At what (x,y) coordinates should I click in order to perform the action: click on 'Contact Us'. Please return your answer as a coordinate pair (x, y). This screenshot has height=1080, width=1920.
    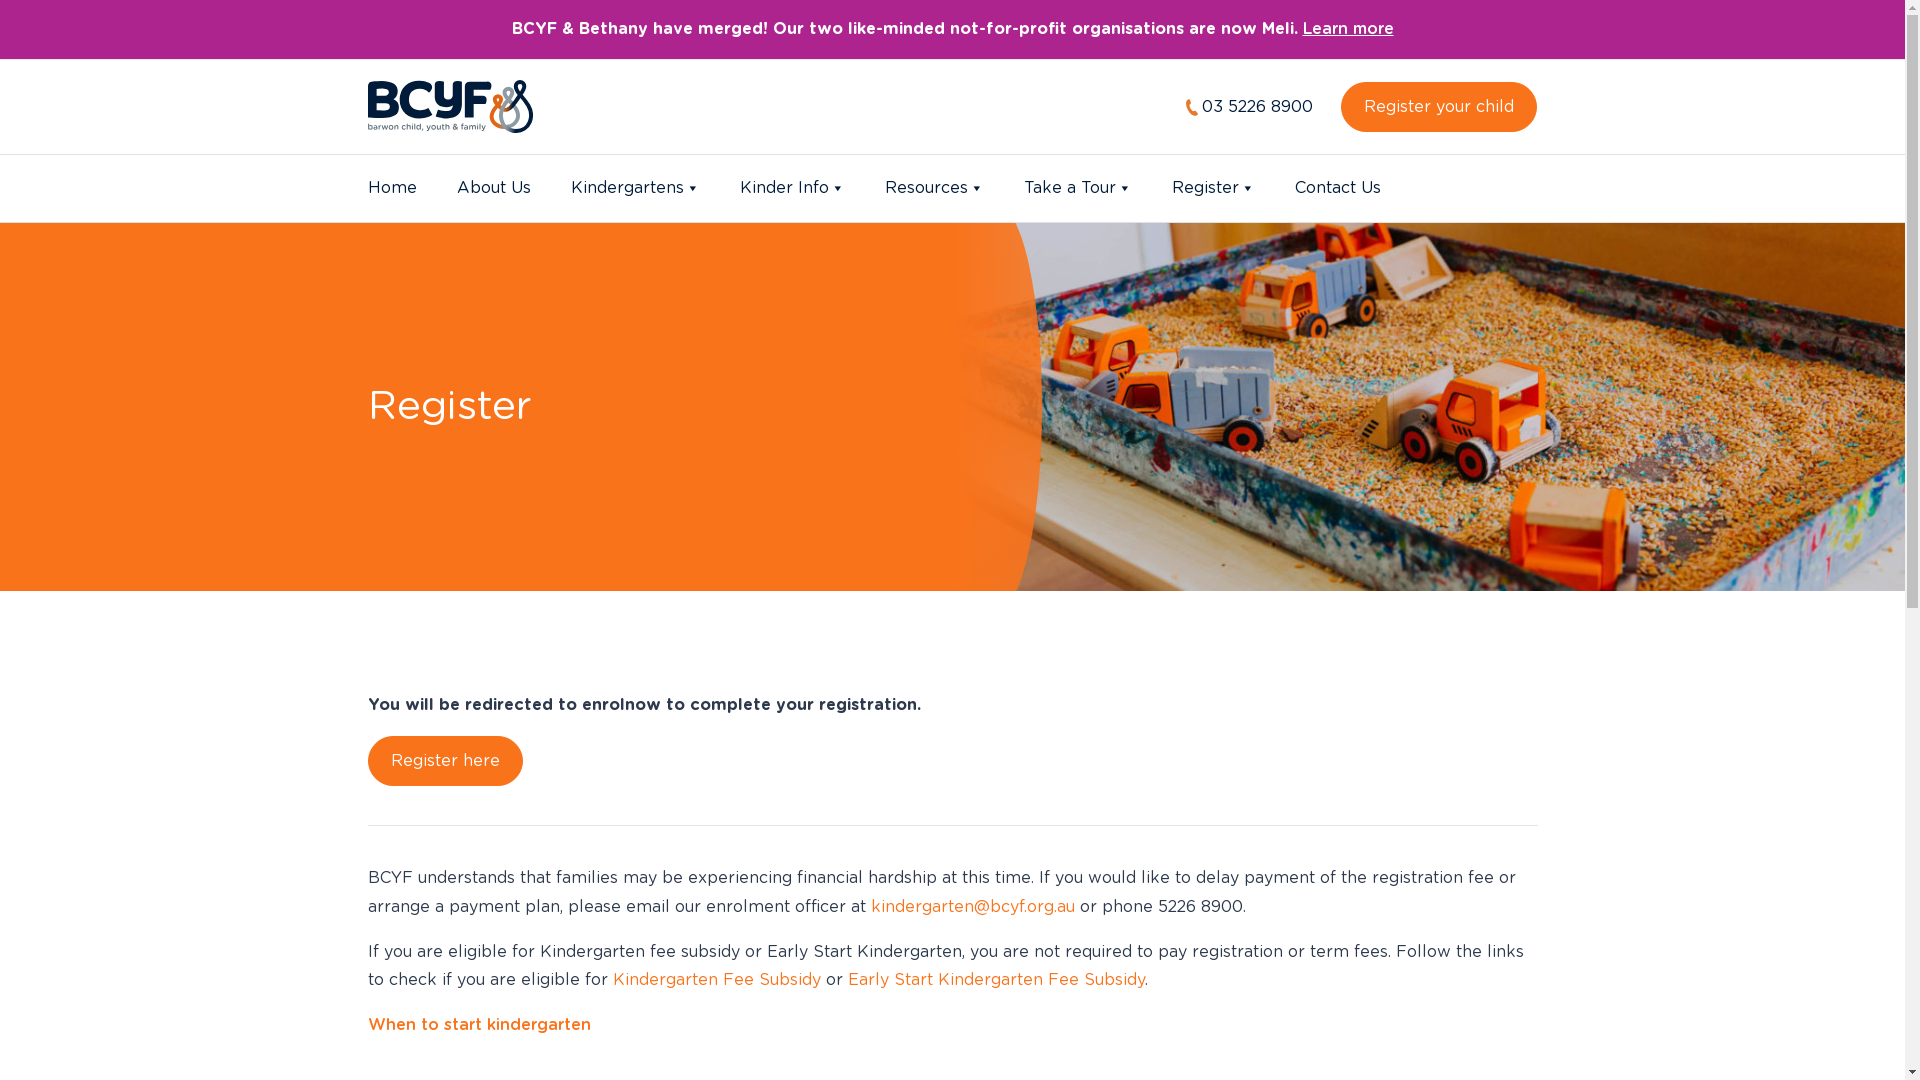
    Looking at the image, I should click on (1337, 188).